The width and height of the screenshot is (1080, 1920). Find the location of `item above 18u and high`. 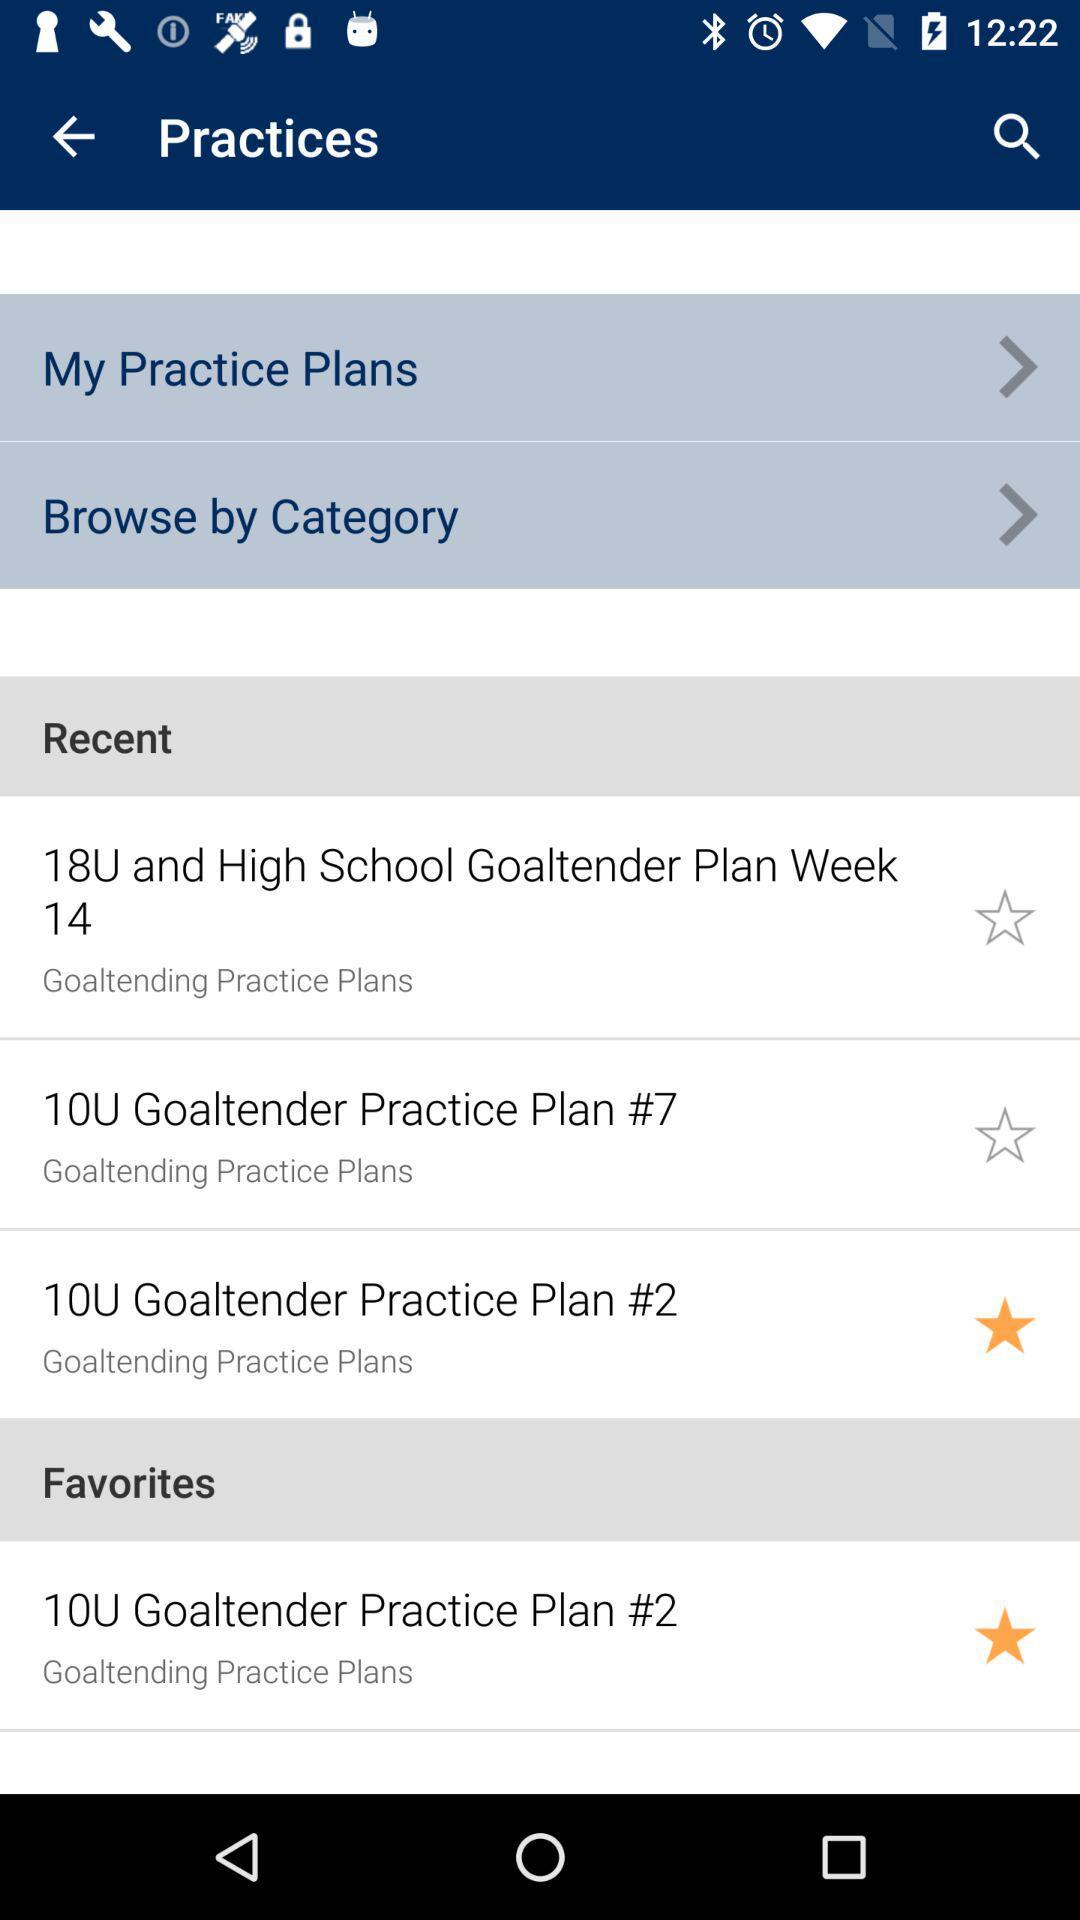

item above 18u and high is located at coordinates (540, 735).